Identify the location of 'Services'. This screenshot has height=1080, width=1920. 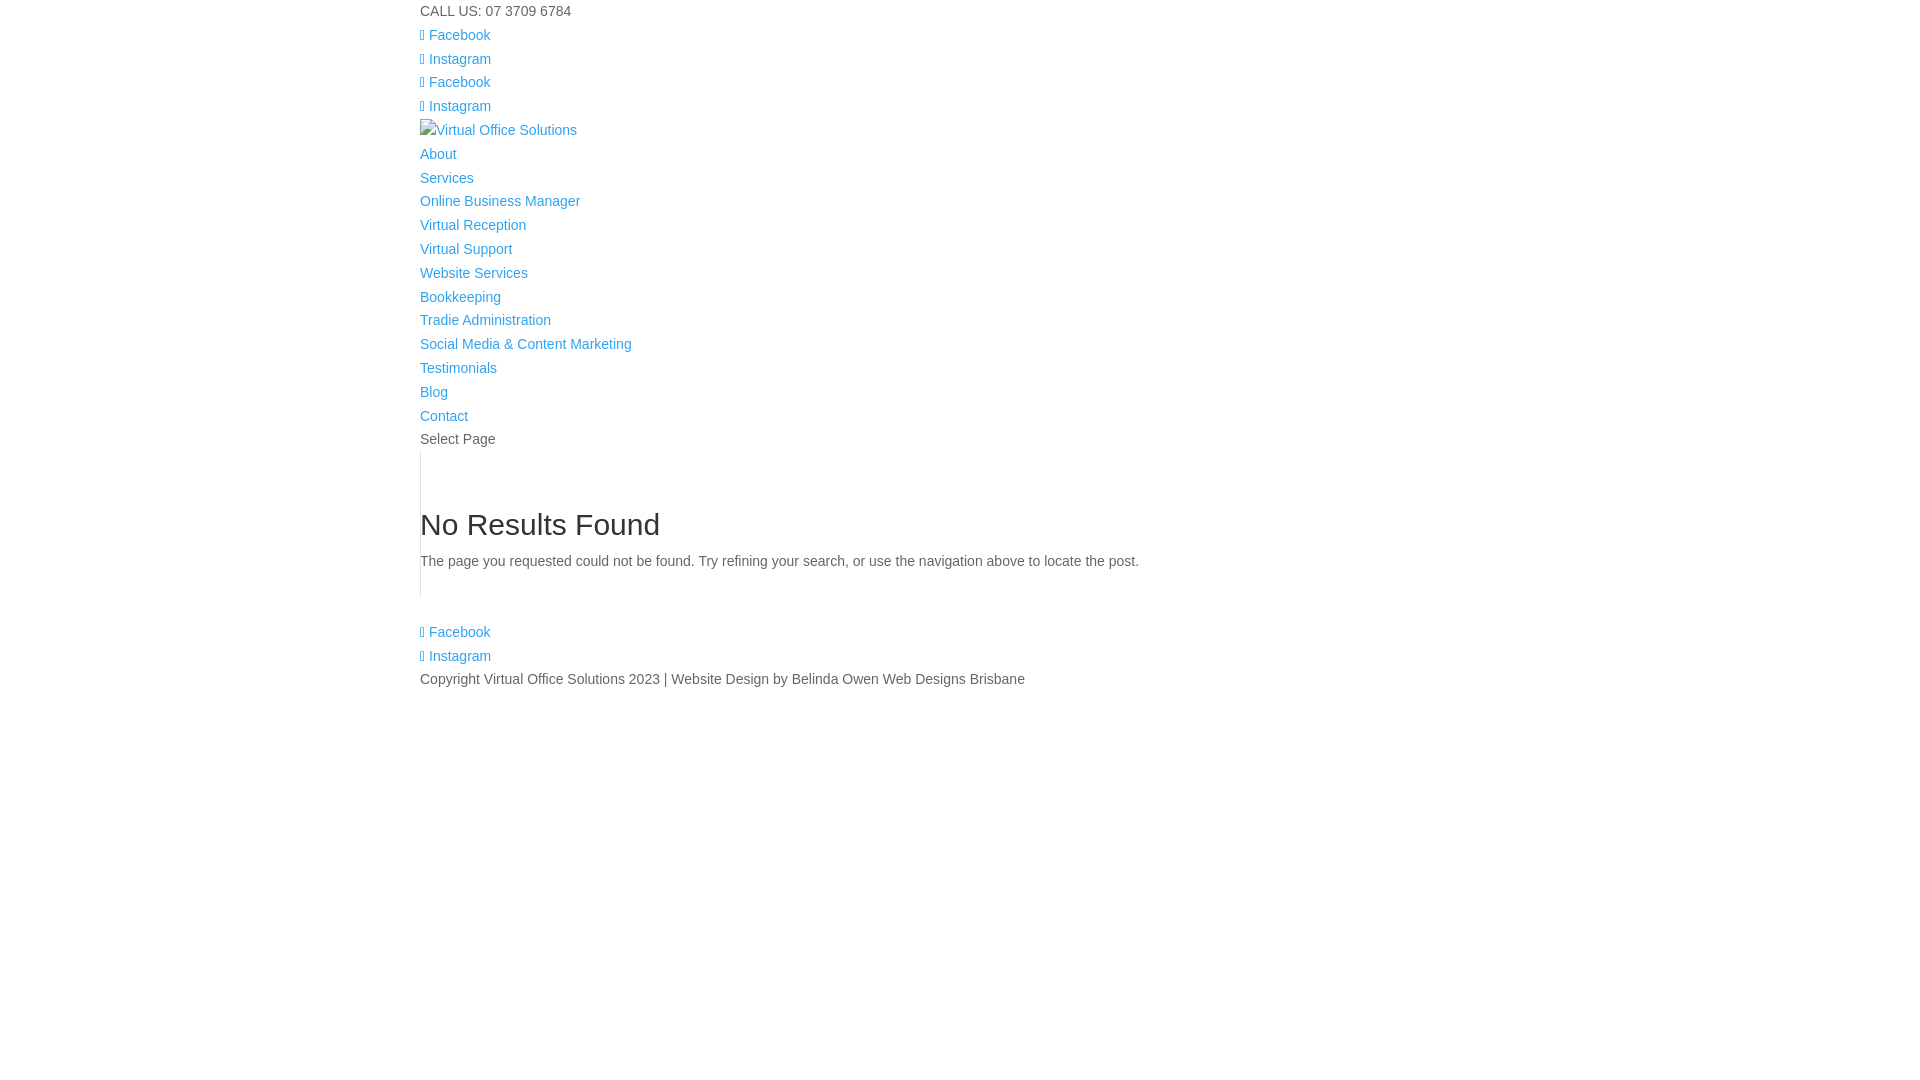
(445, 176).